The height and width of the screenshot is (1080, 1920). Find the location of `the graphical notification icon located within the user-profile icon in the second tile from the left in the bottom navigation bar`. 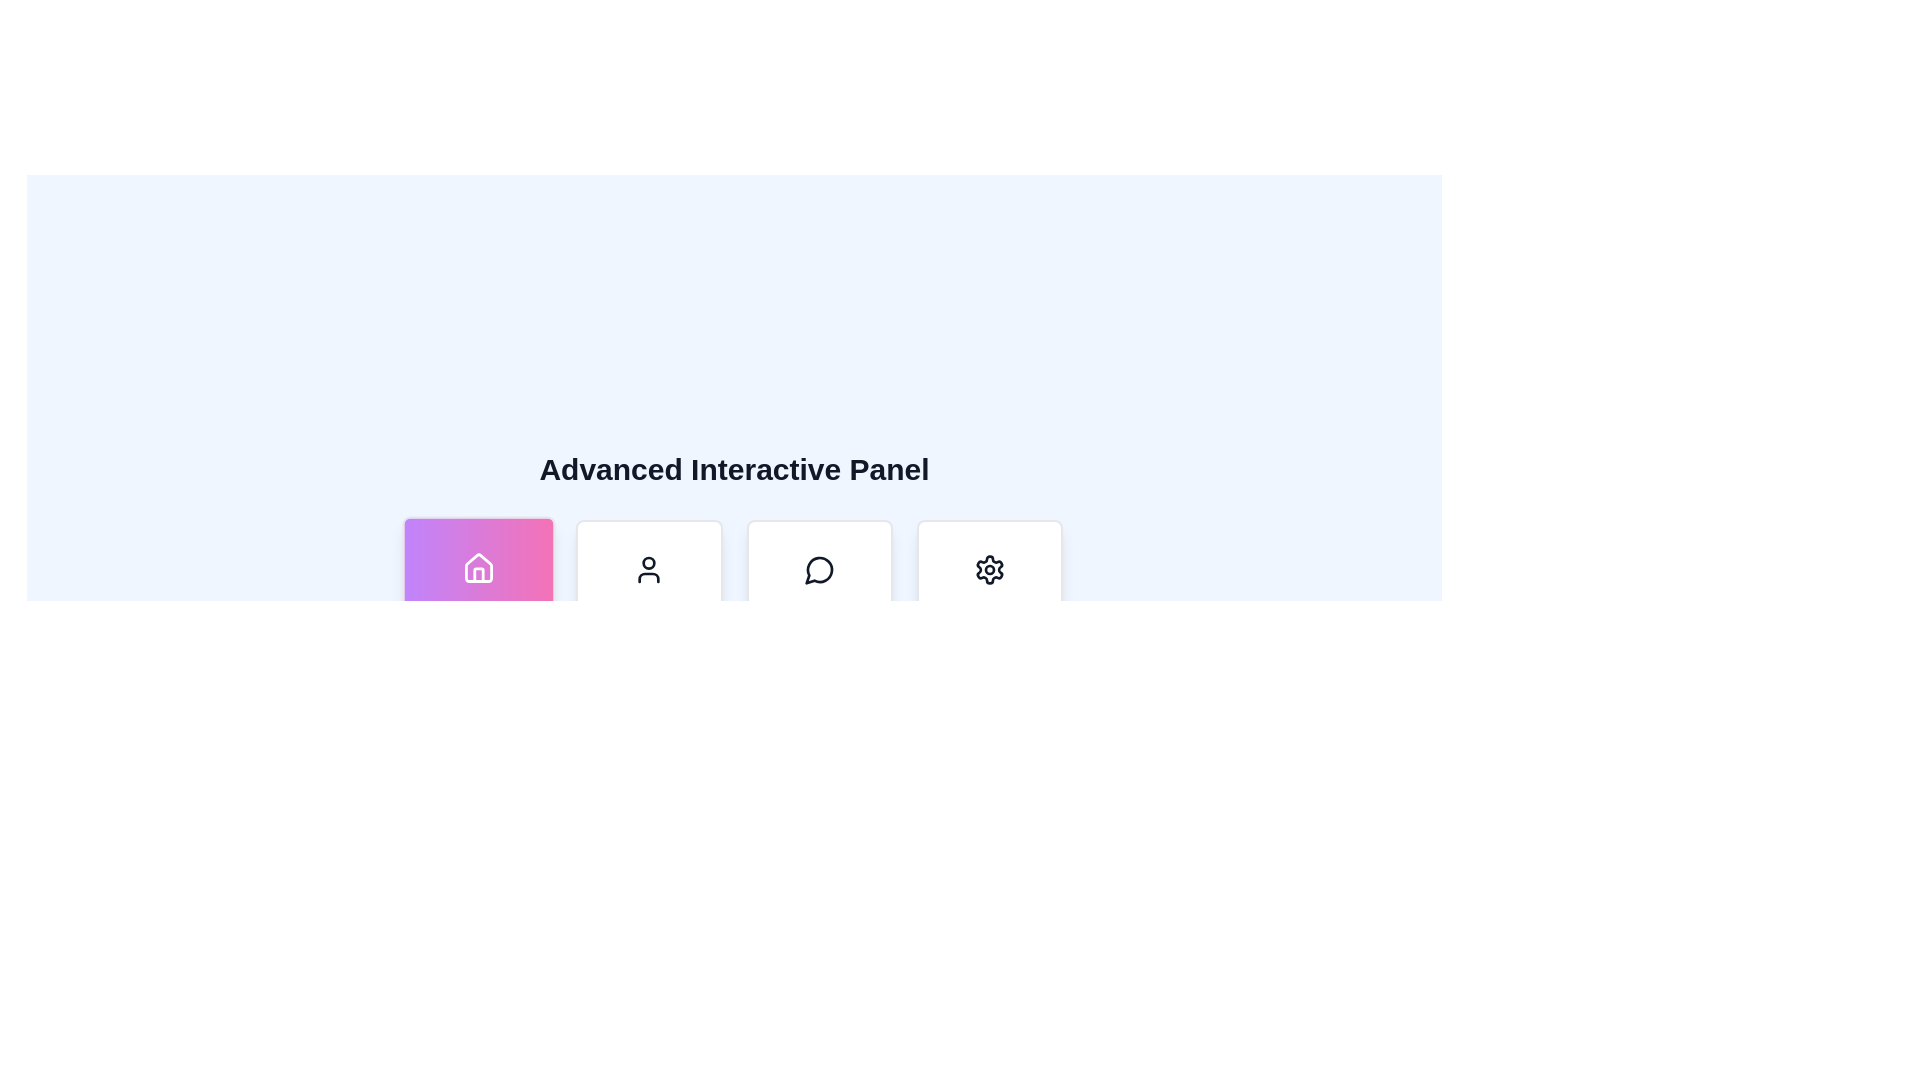

the graphical notification icon located within the user-profile icon in the second tile from the left in the bottom navigation bar is located at coordinates (649, 563).